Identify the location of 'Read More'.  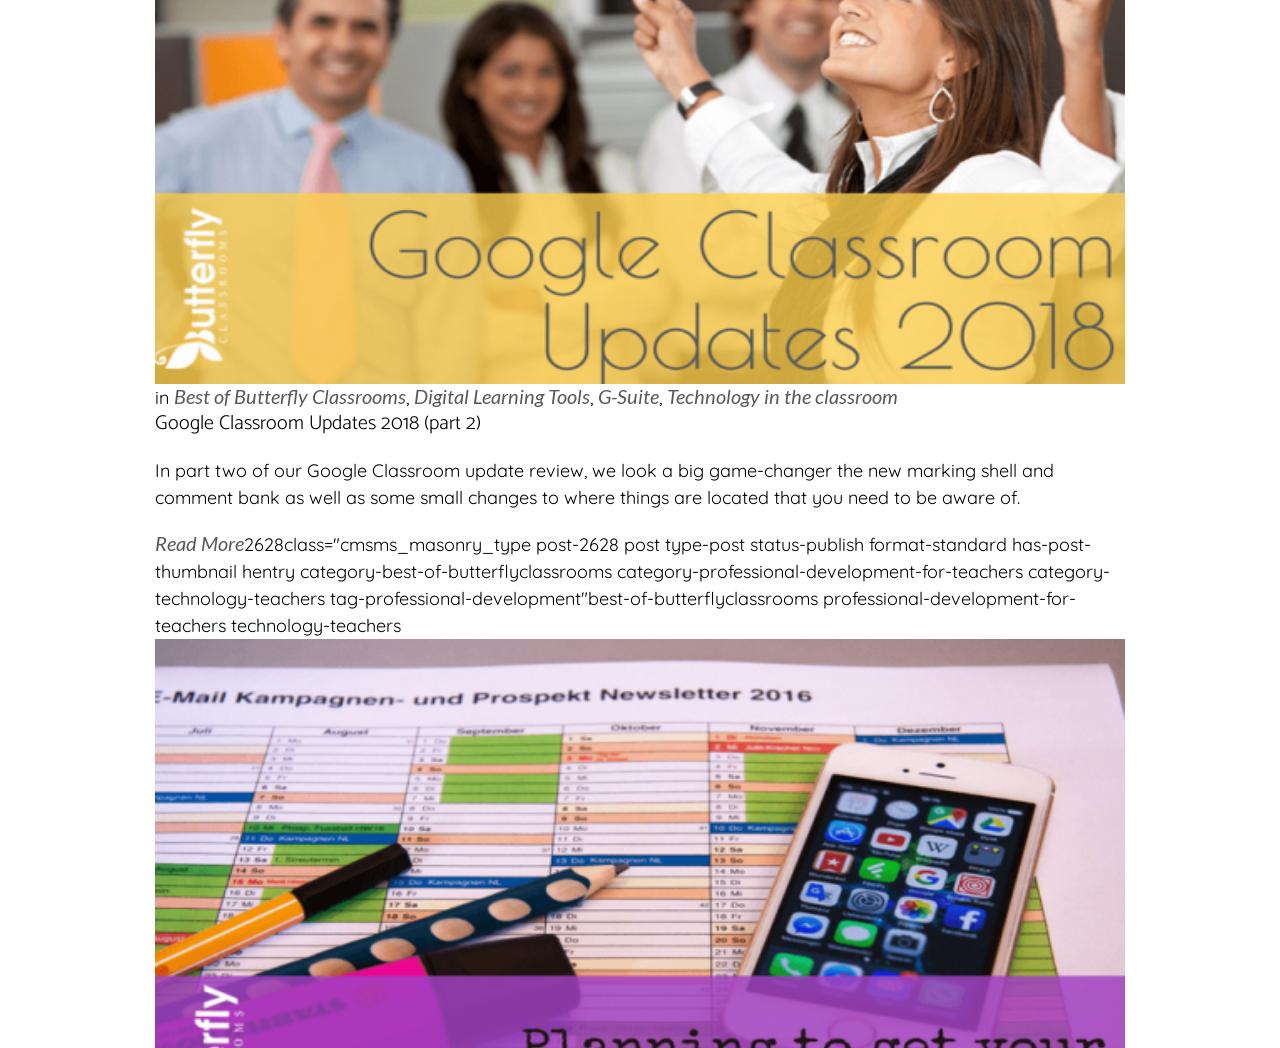
(199, 541).